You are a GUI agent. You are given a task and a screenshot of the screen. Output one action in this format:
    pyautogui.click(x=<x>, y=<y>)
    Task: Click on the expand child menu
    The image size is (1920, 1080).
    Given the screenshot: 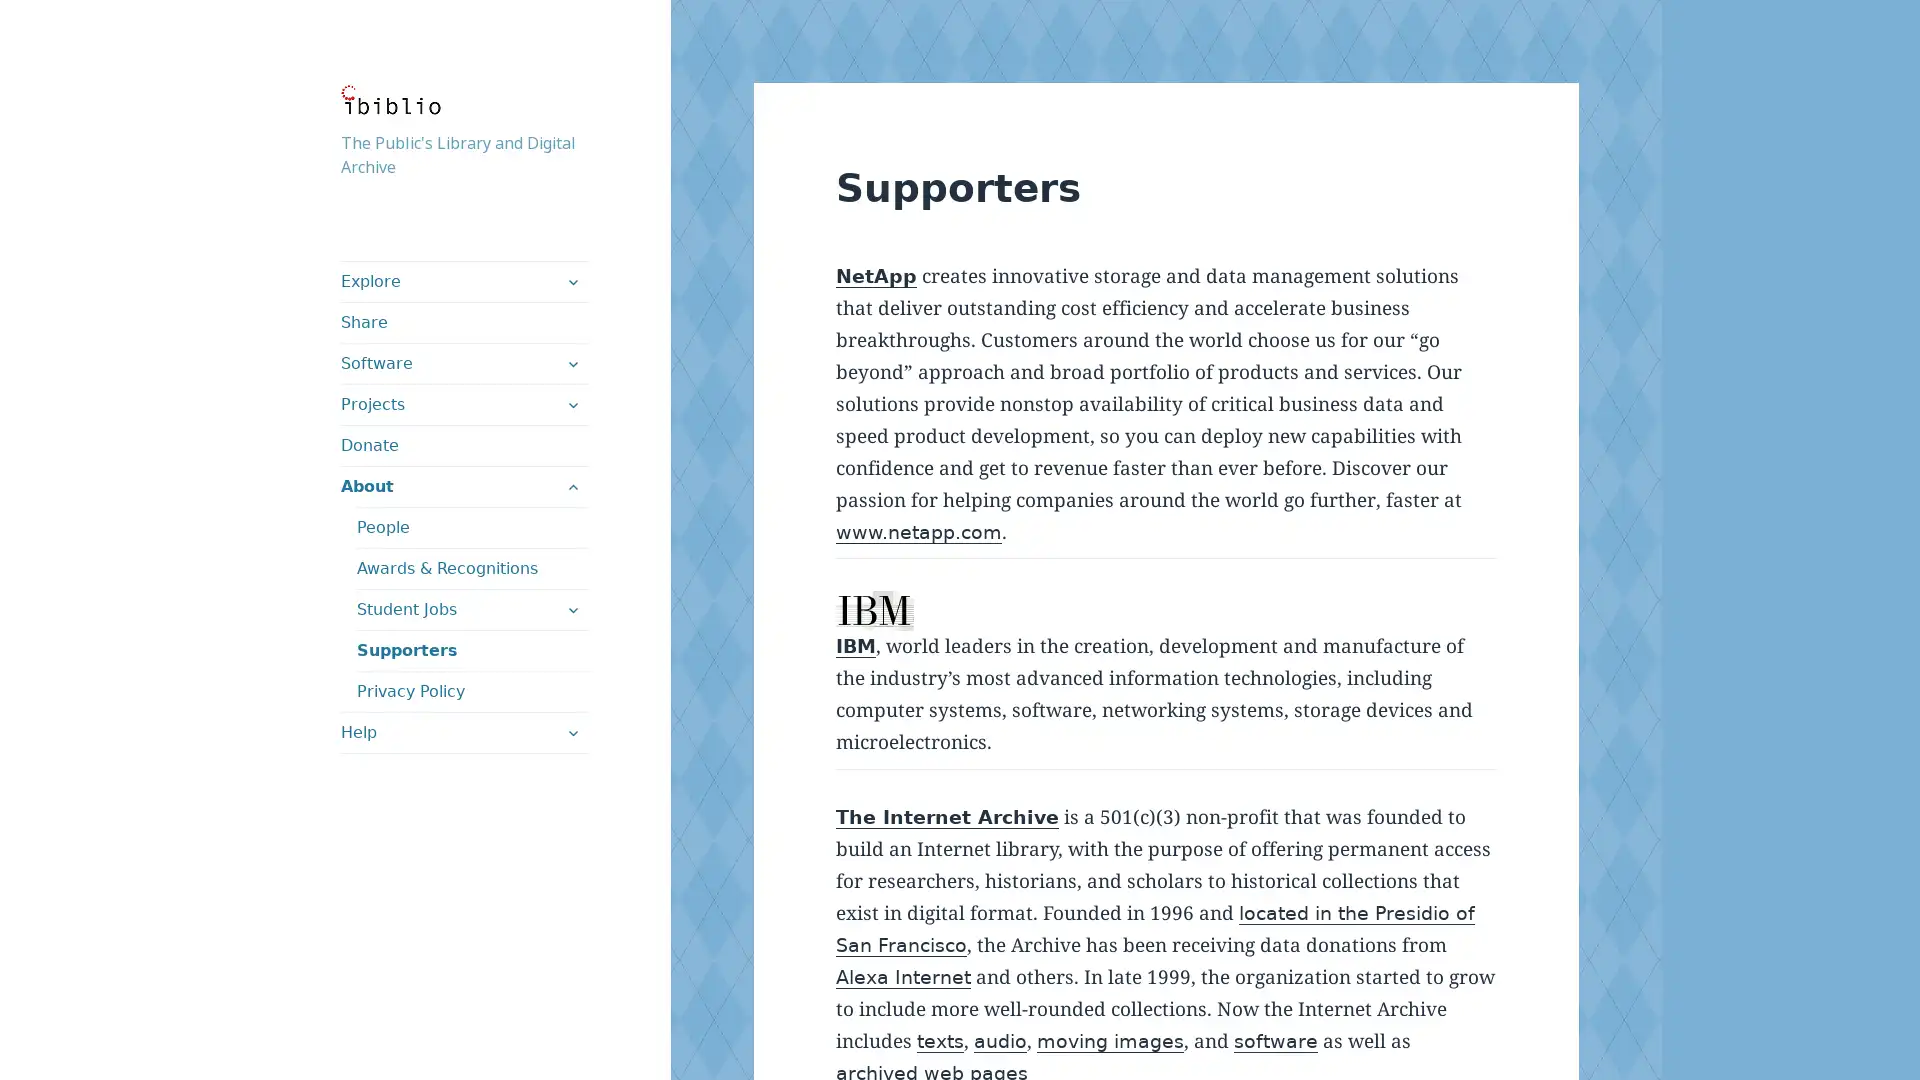 What is the action you would take?
    pyautogui.click(x=570, y=732)
    